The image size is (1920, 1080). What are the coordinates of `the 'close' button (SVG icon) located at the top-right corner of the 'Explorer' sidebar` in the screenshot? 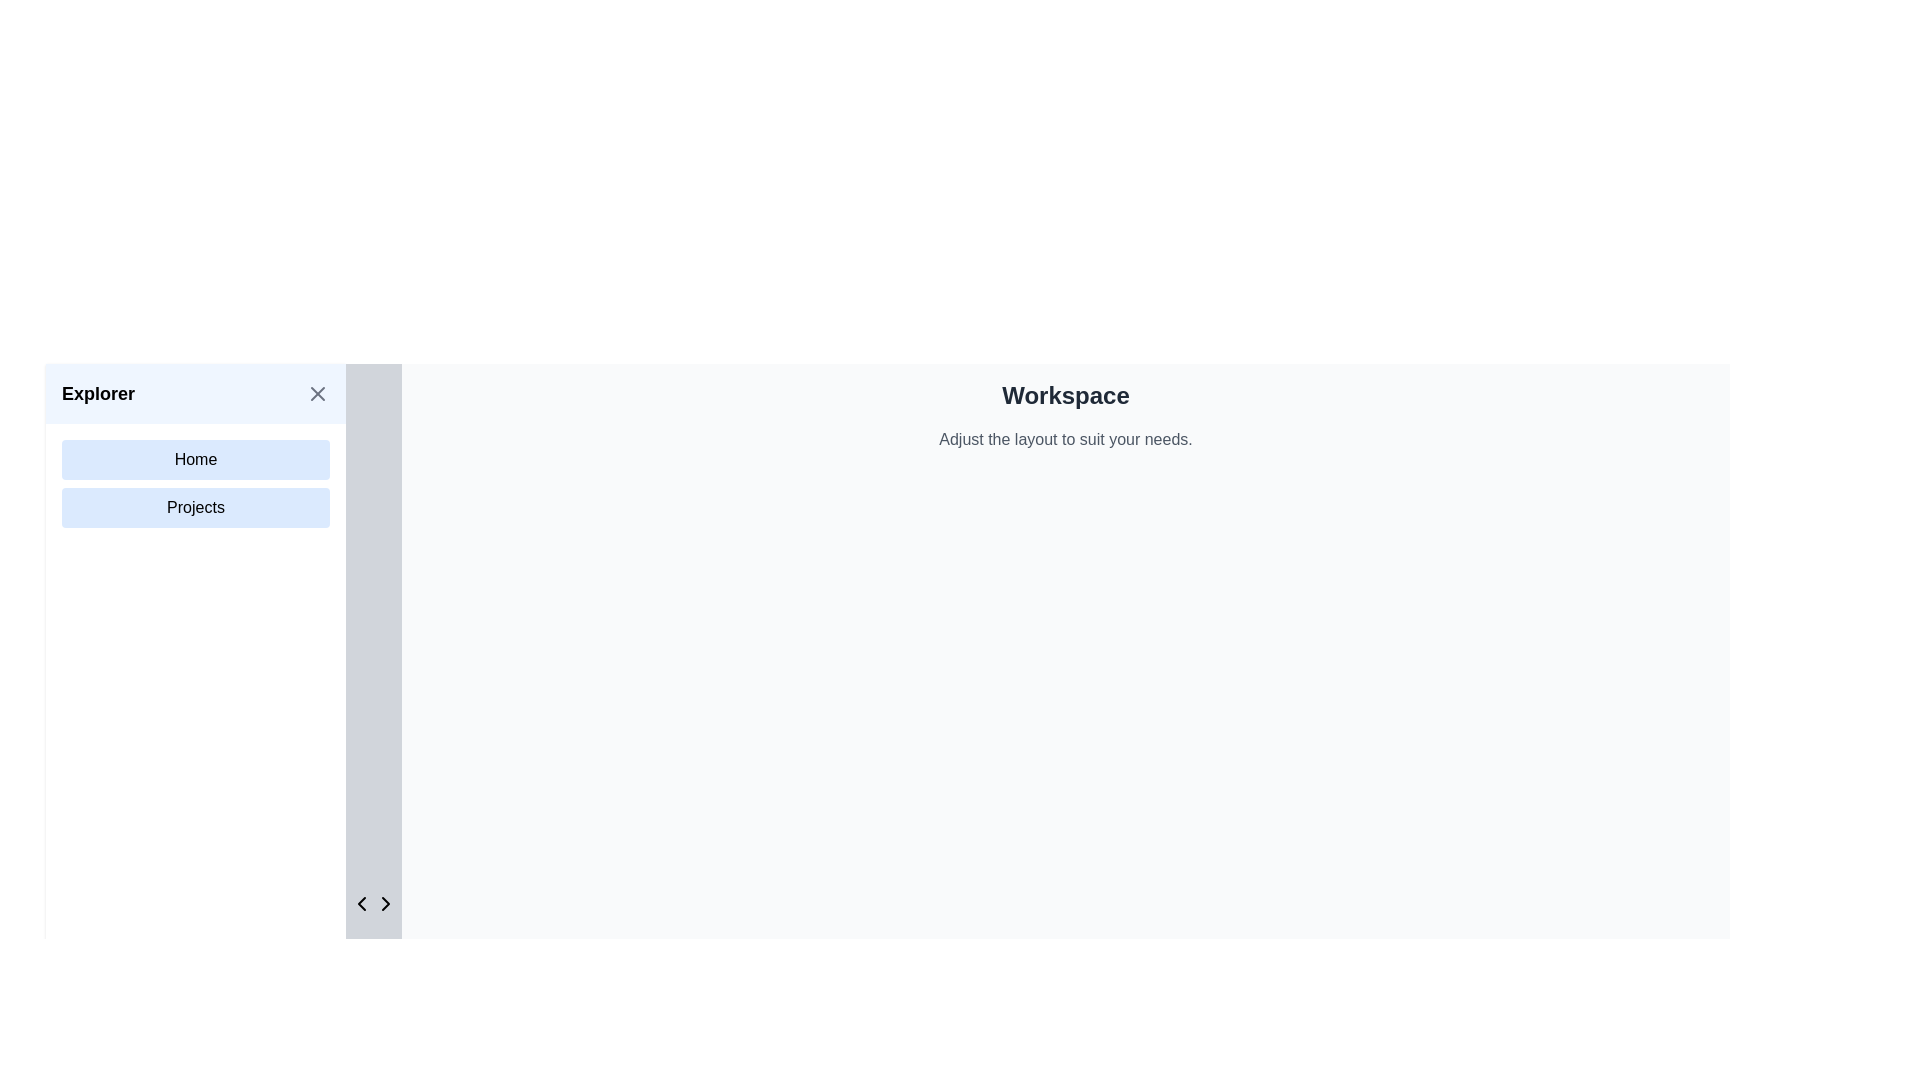 It's located at (316, 393).